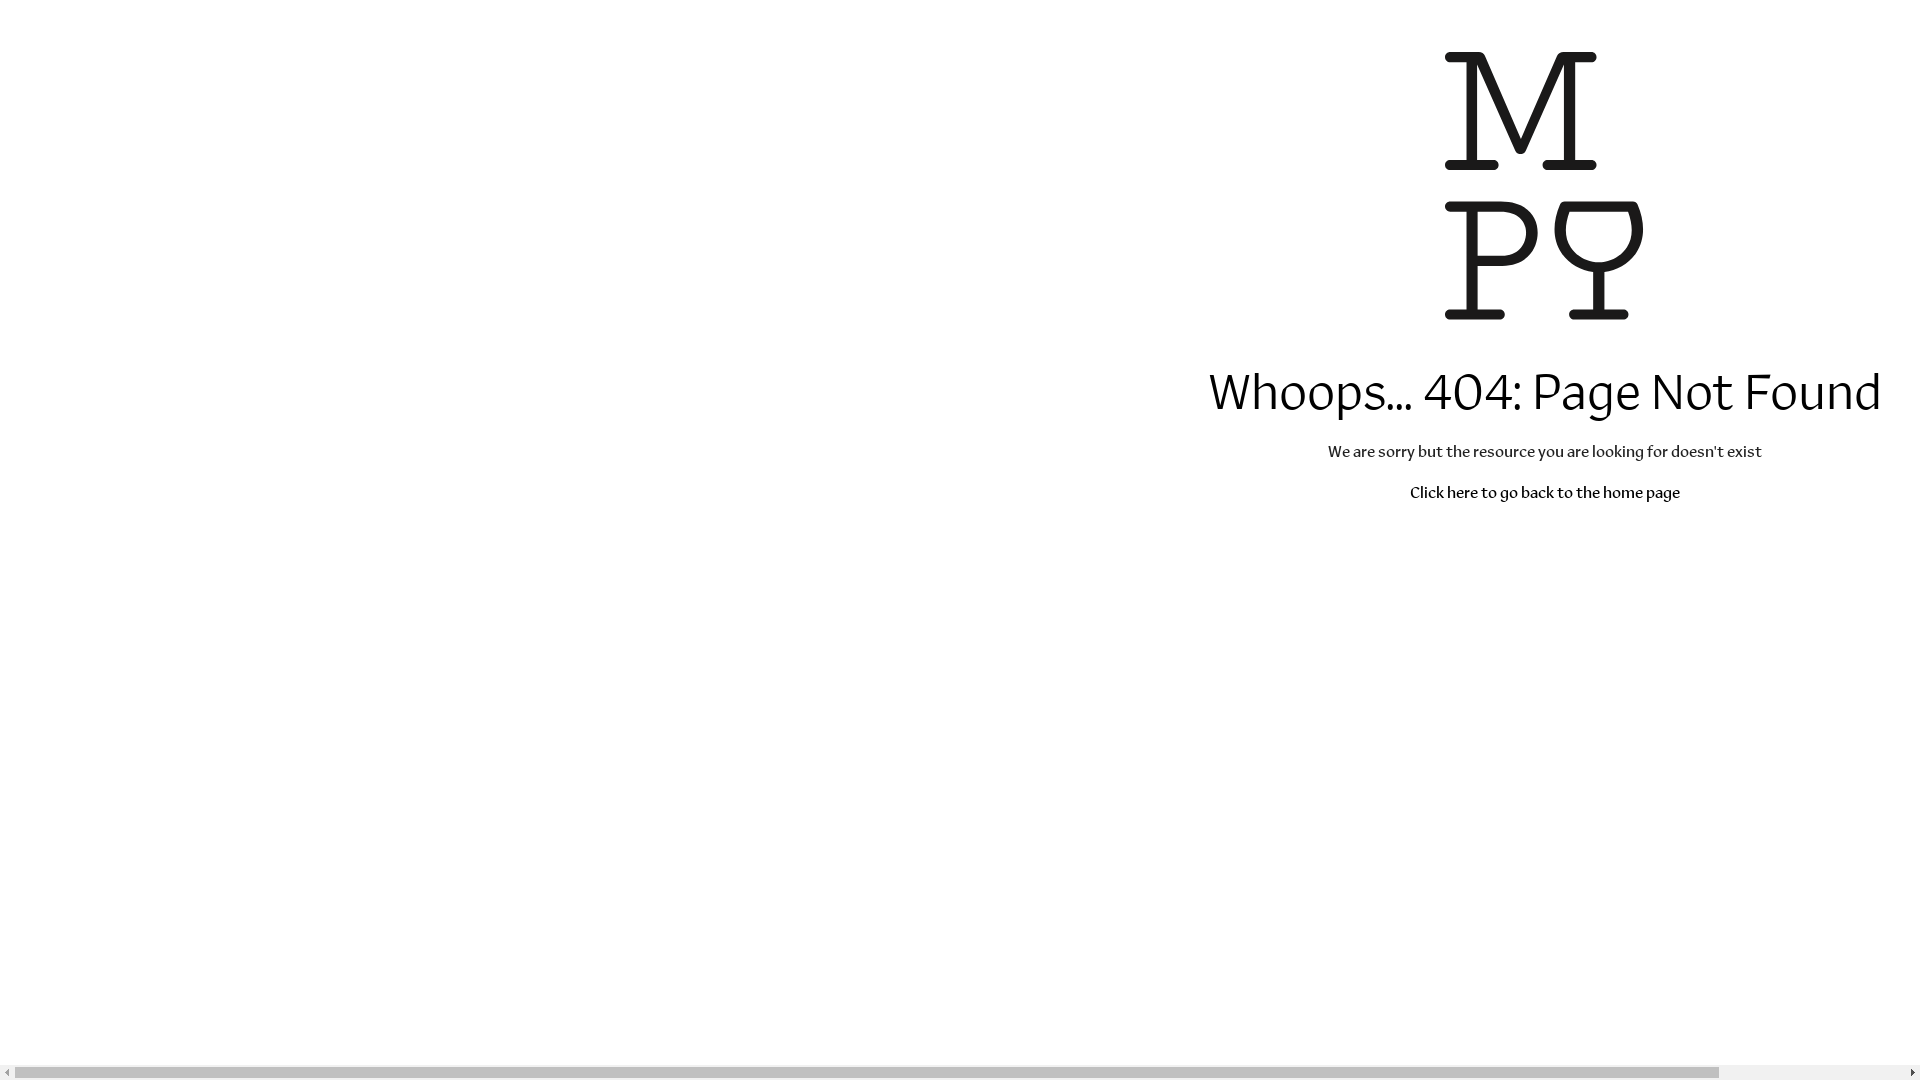 The height and width of the screenshot is (1080, 1920). Describe the element at coordinates (1544, 492) in the screenshot. I see `'Click here to go back to the home page'` at that location.